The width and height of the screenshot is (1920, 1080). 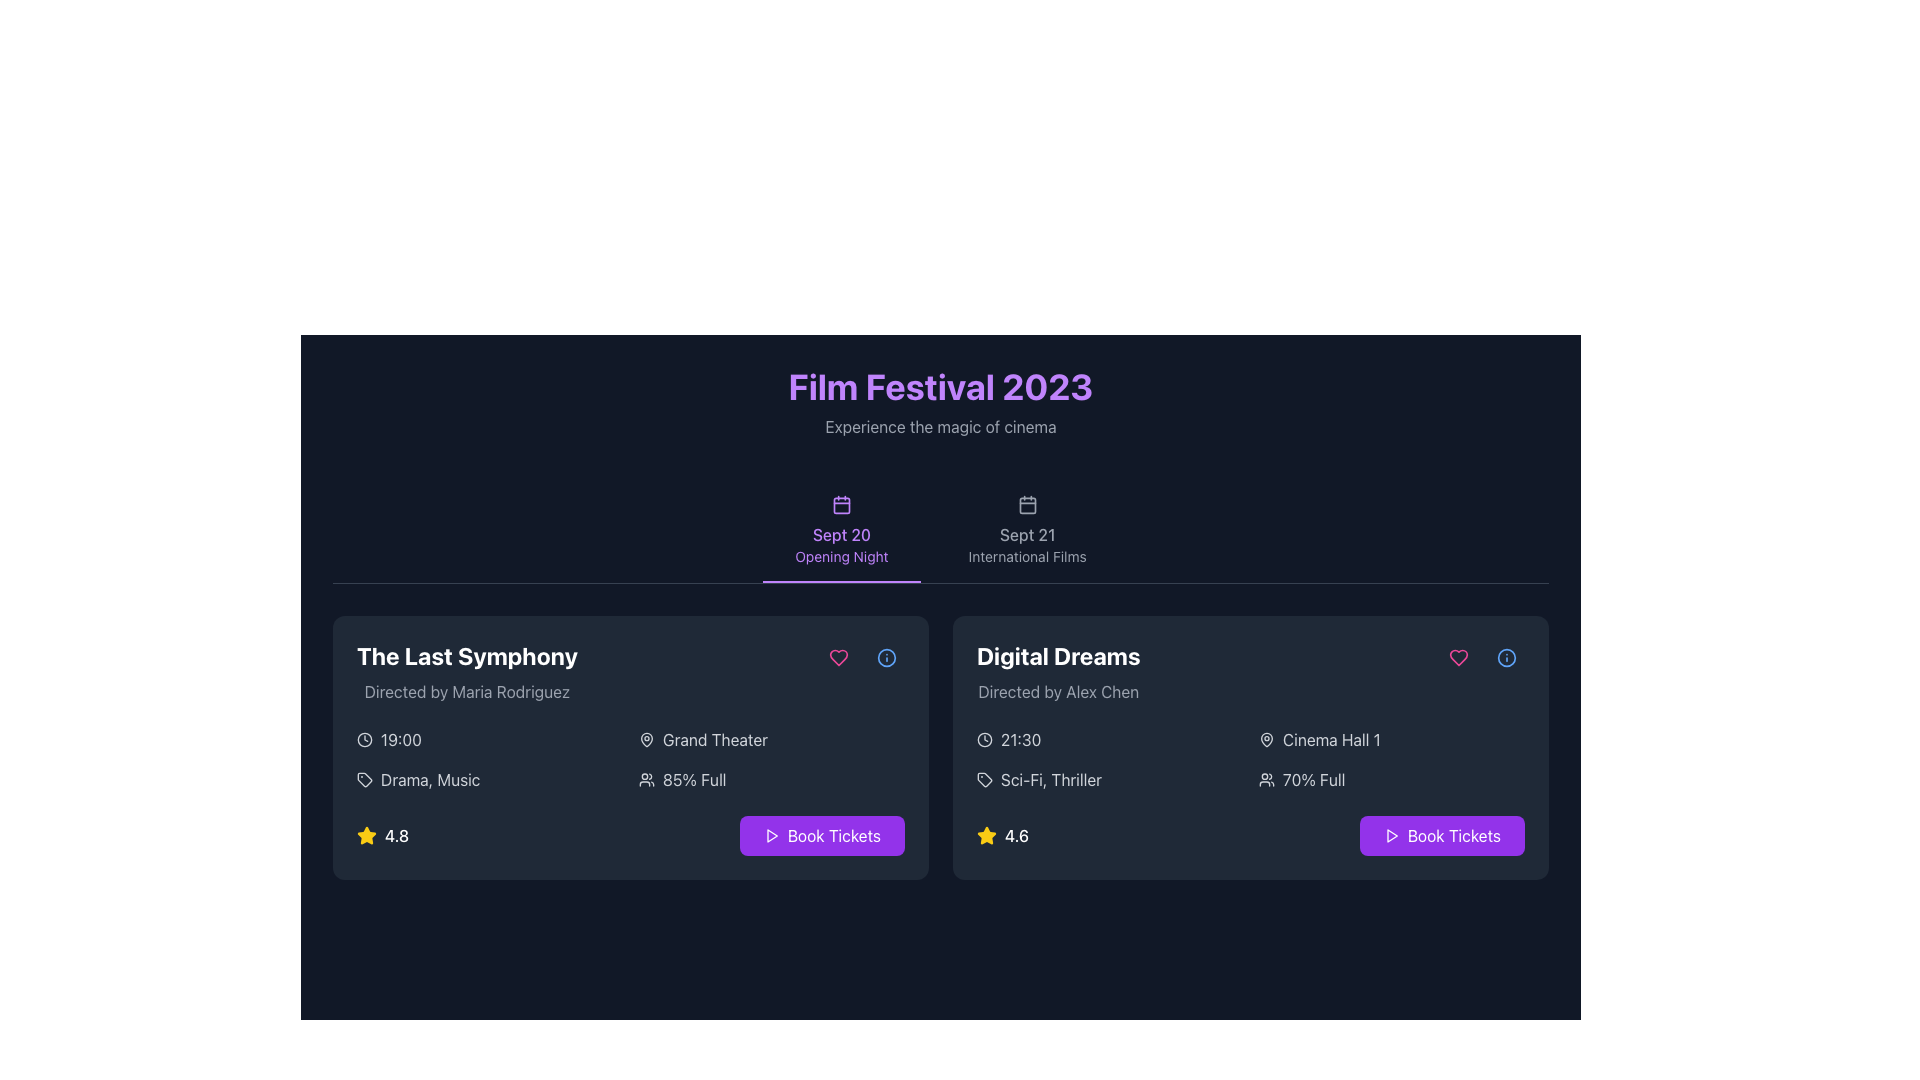 I want to click on the text label displaying 'Directed by Maria Rodriguez' which is positioned directly beneath the title 'The Last Symphony' in the left content panel, so click(x=466, y=690).